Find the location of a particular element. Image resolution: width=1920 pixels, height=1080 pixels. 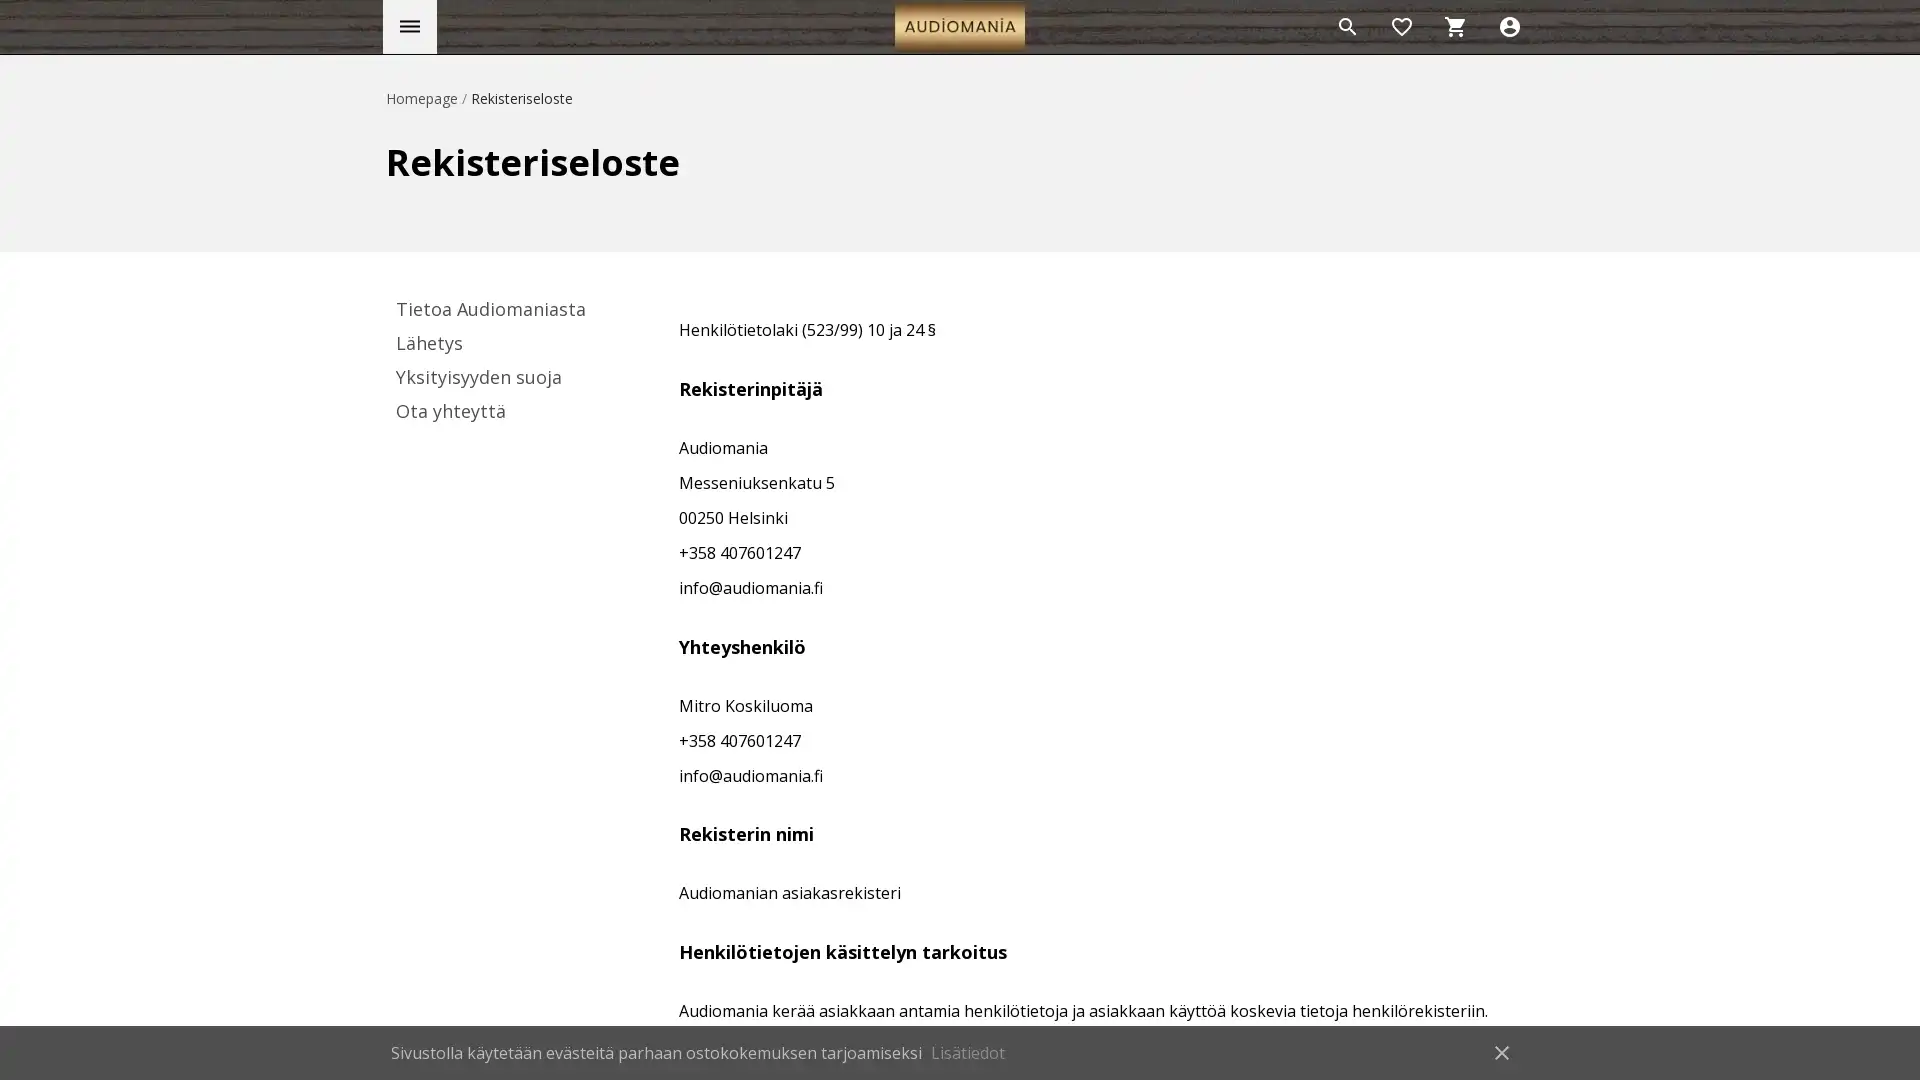

account_circle is located at coordinates (1510, 27).